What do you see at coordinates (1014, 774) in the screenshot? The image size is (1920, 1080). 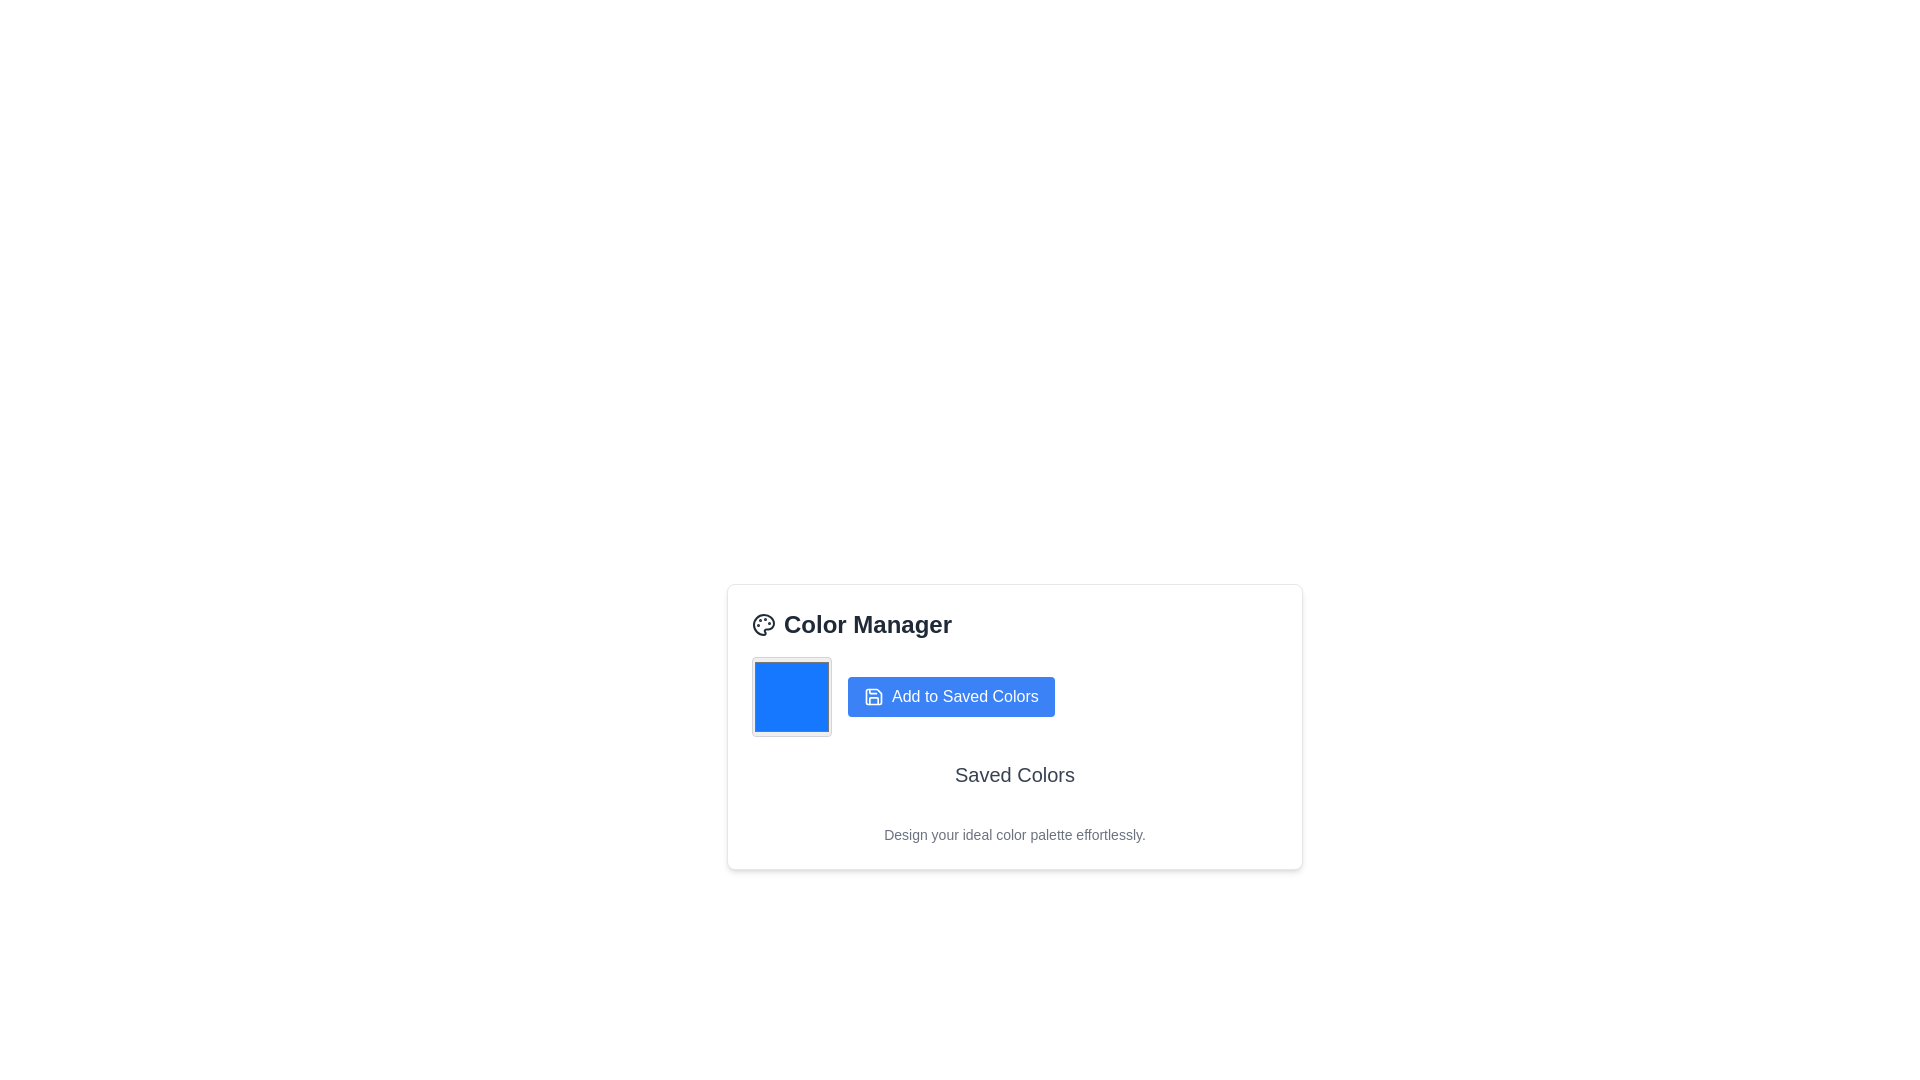 I see `the 'Saved Colors' static text label element, which is styled in a large gray font and positioned below the 'Add to Saved Colors' button in the middle section of the UI` at bounding box center [1014, 774].